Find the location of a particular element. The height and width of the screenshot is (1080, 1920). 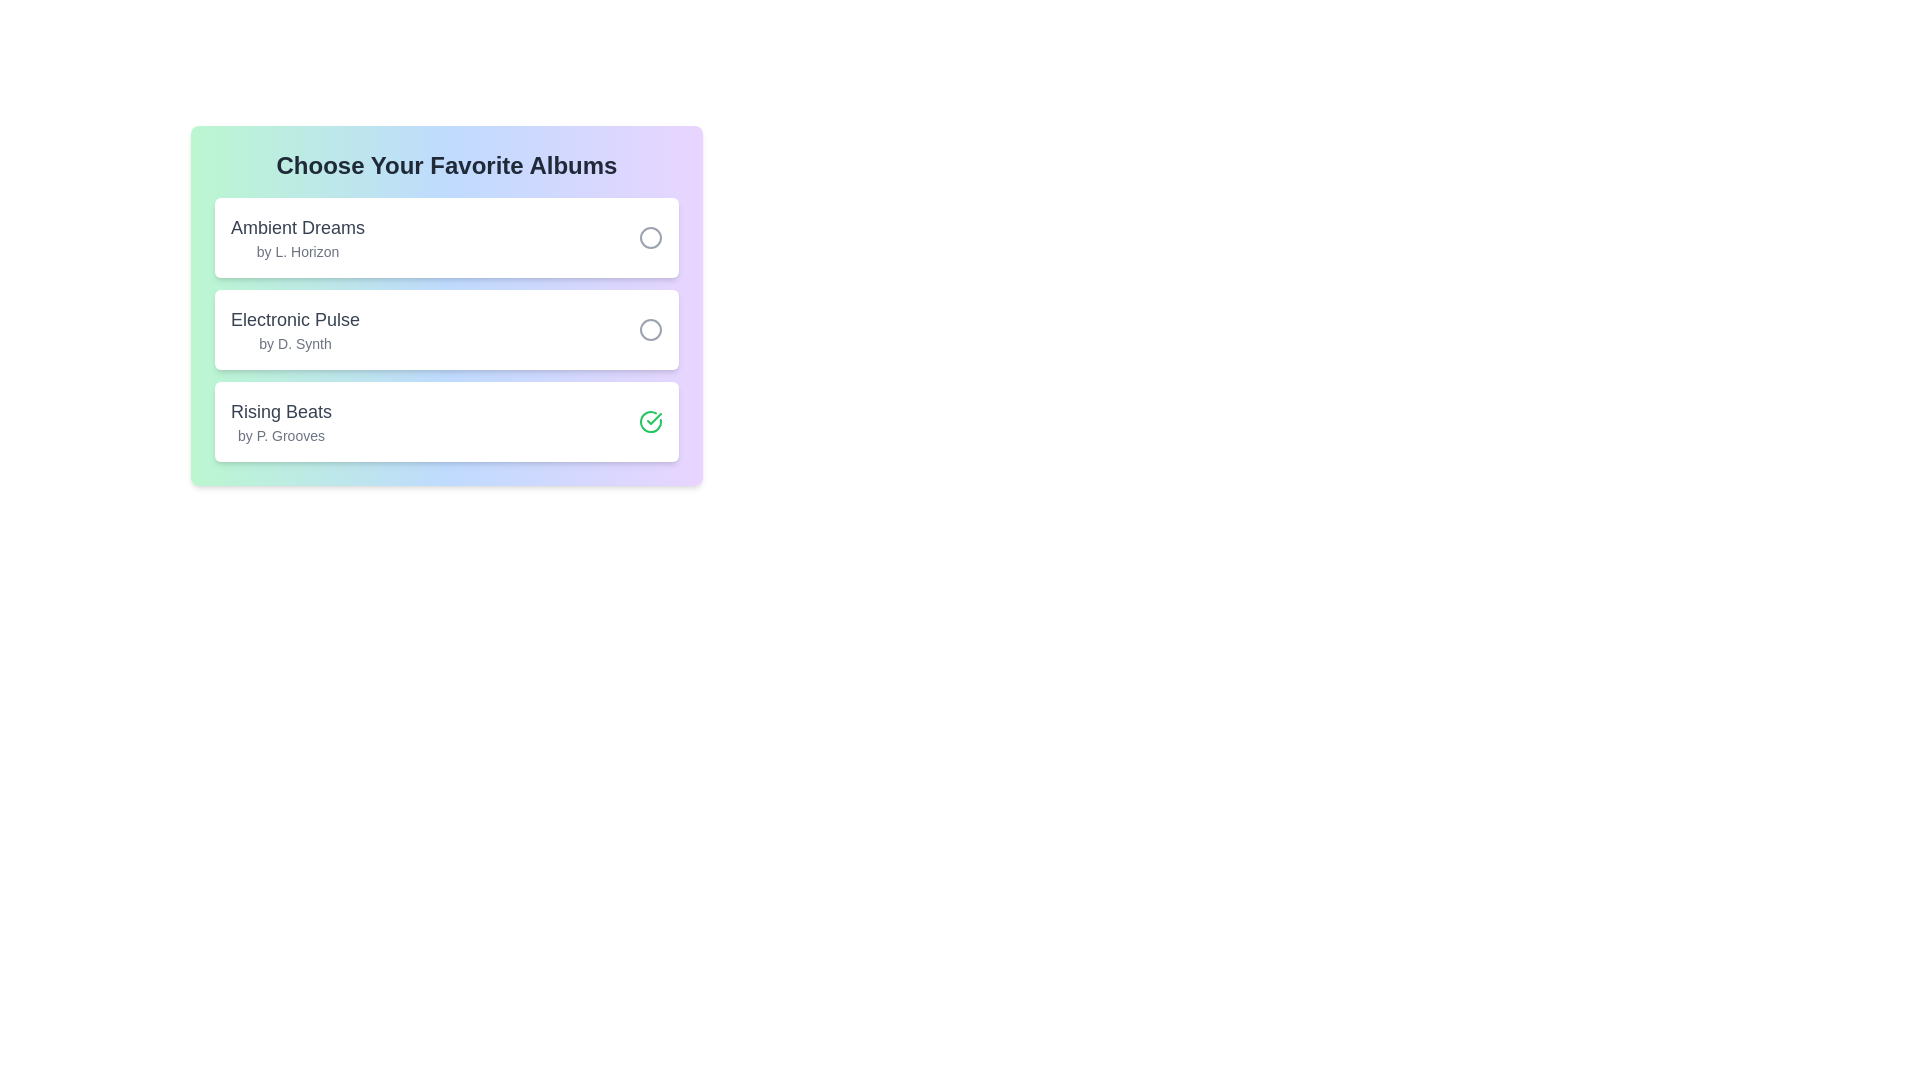

the album Electronic Pulse is located at coordinates (651, 329).